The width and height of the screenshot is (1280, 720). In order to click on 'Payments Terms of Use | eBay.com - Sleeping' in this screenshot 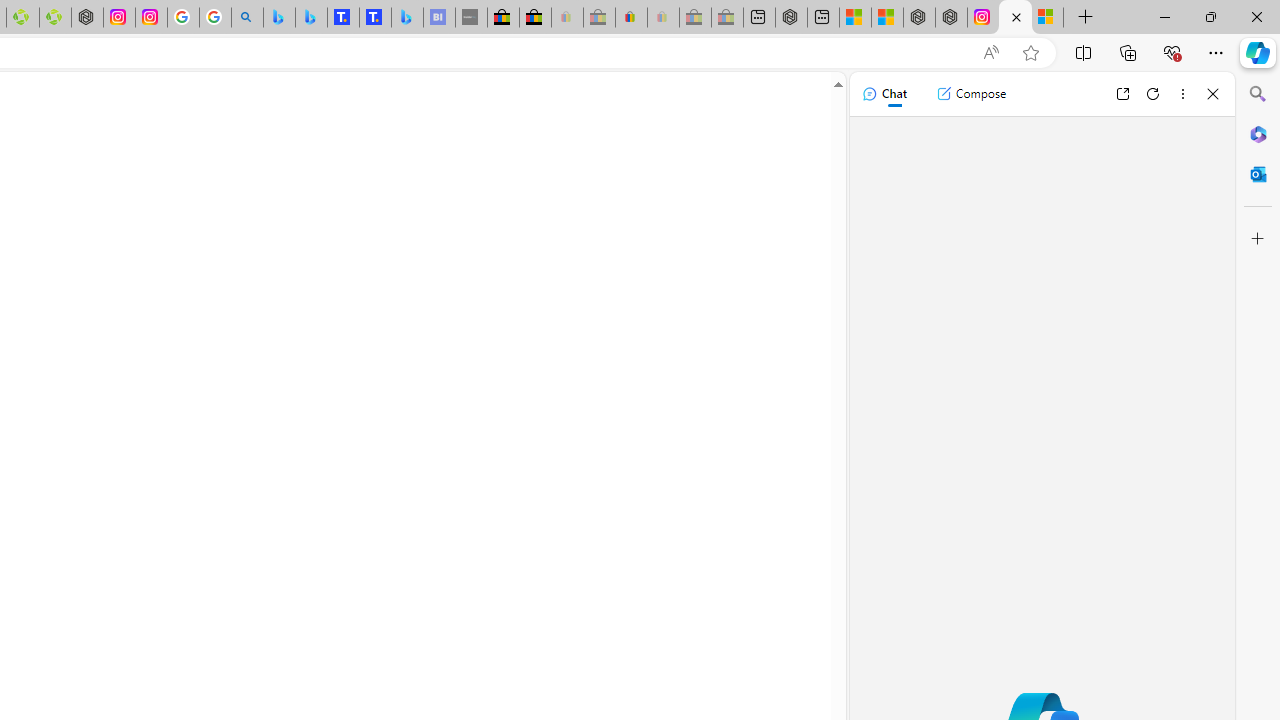, I will do `click(663, 17)`.